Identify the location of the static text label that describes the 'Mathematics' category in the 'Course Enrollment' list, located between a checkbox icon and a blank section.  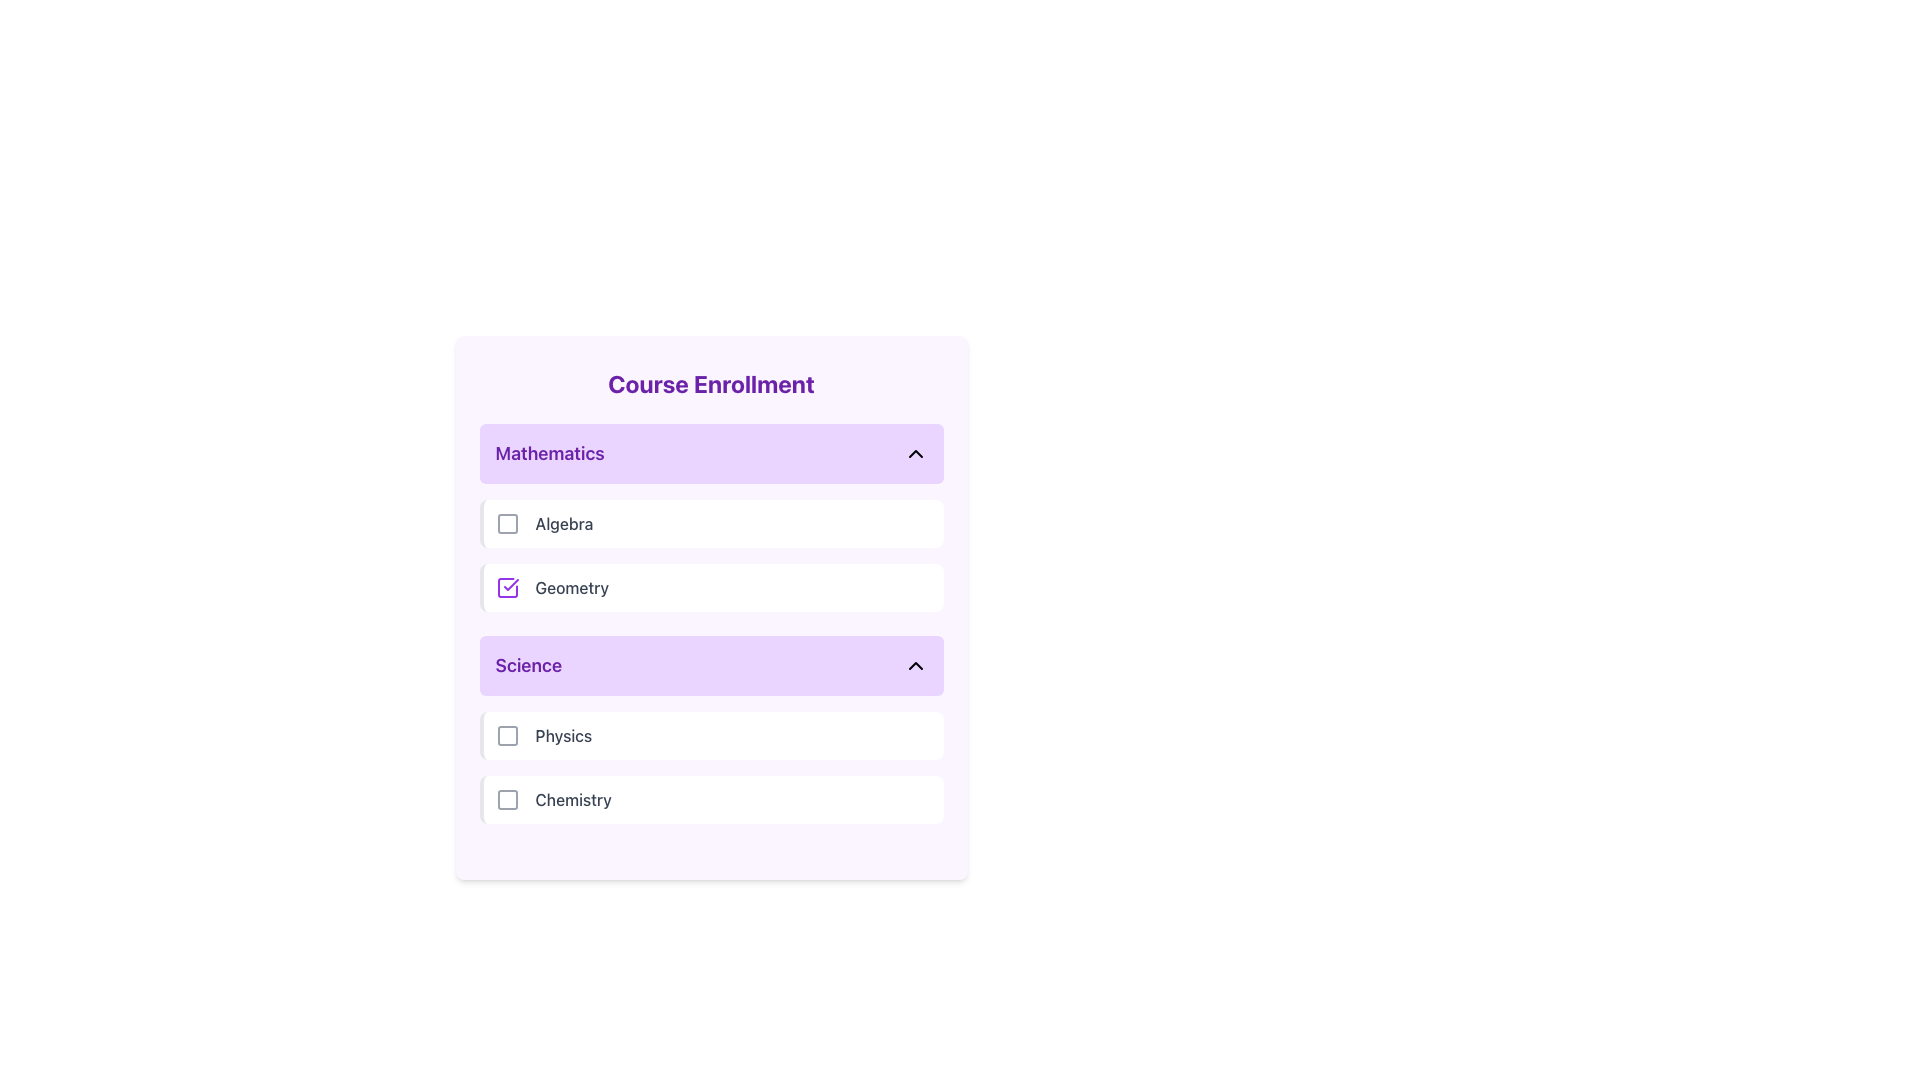
(563, 523).